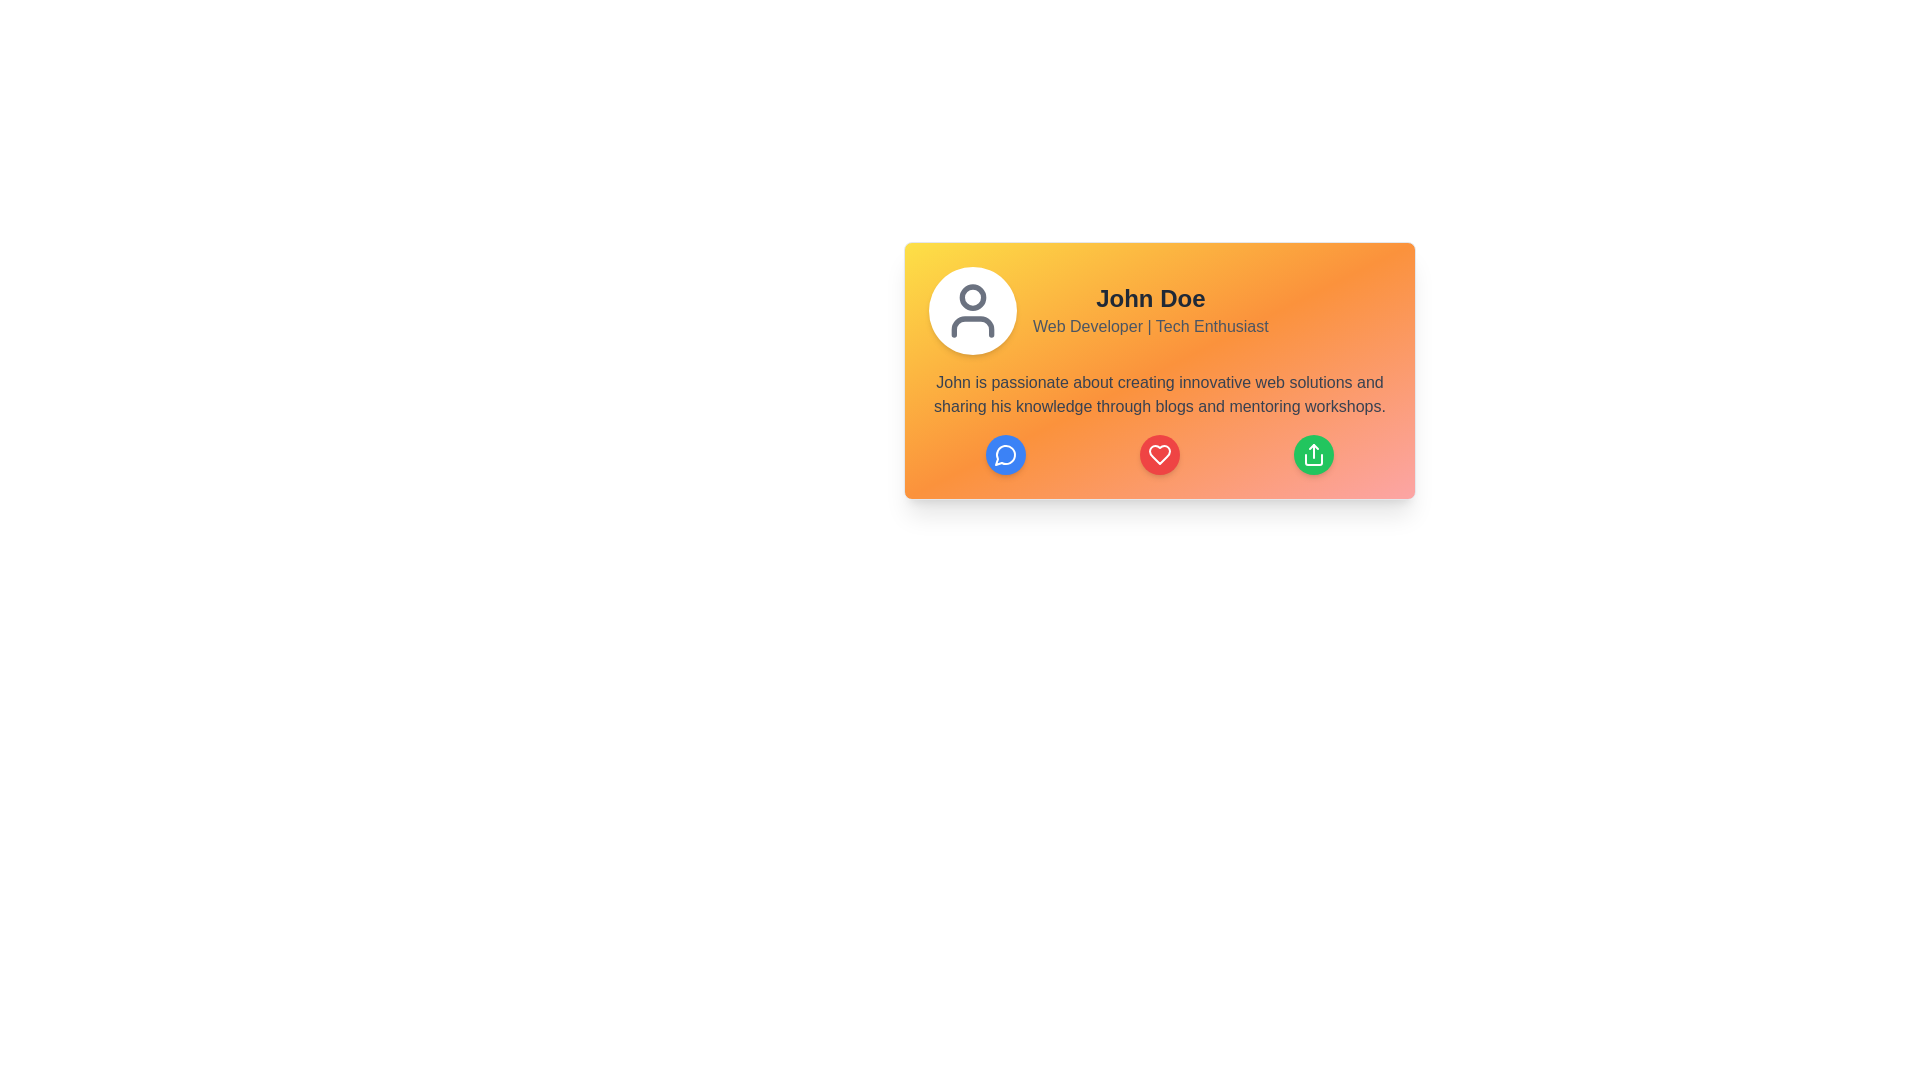 This screenshot has width=1920, height=1080. What do you see at coordinates (1150, 299) in the screenshot?
I see `the text label displaying 'John Doe' in bold font, which is positioned at the top-left of the card interface, right-aligned to a person icon` at bounding box center [1150, 299].